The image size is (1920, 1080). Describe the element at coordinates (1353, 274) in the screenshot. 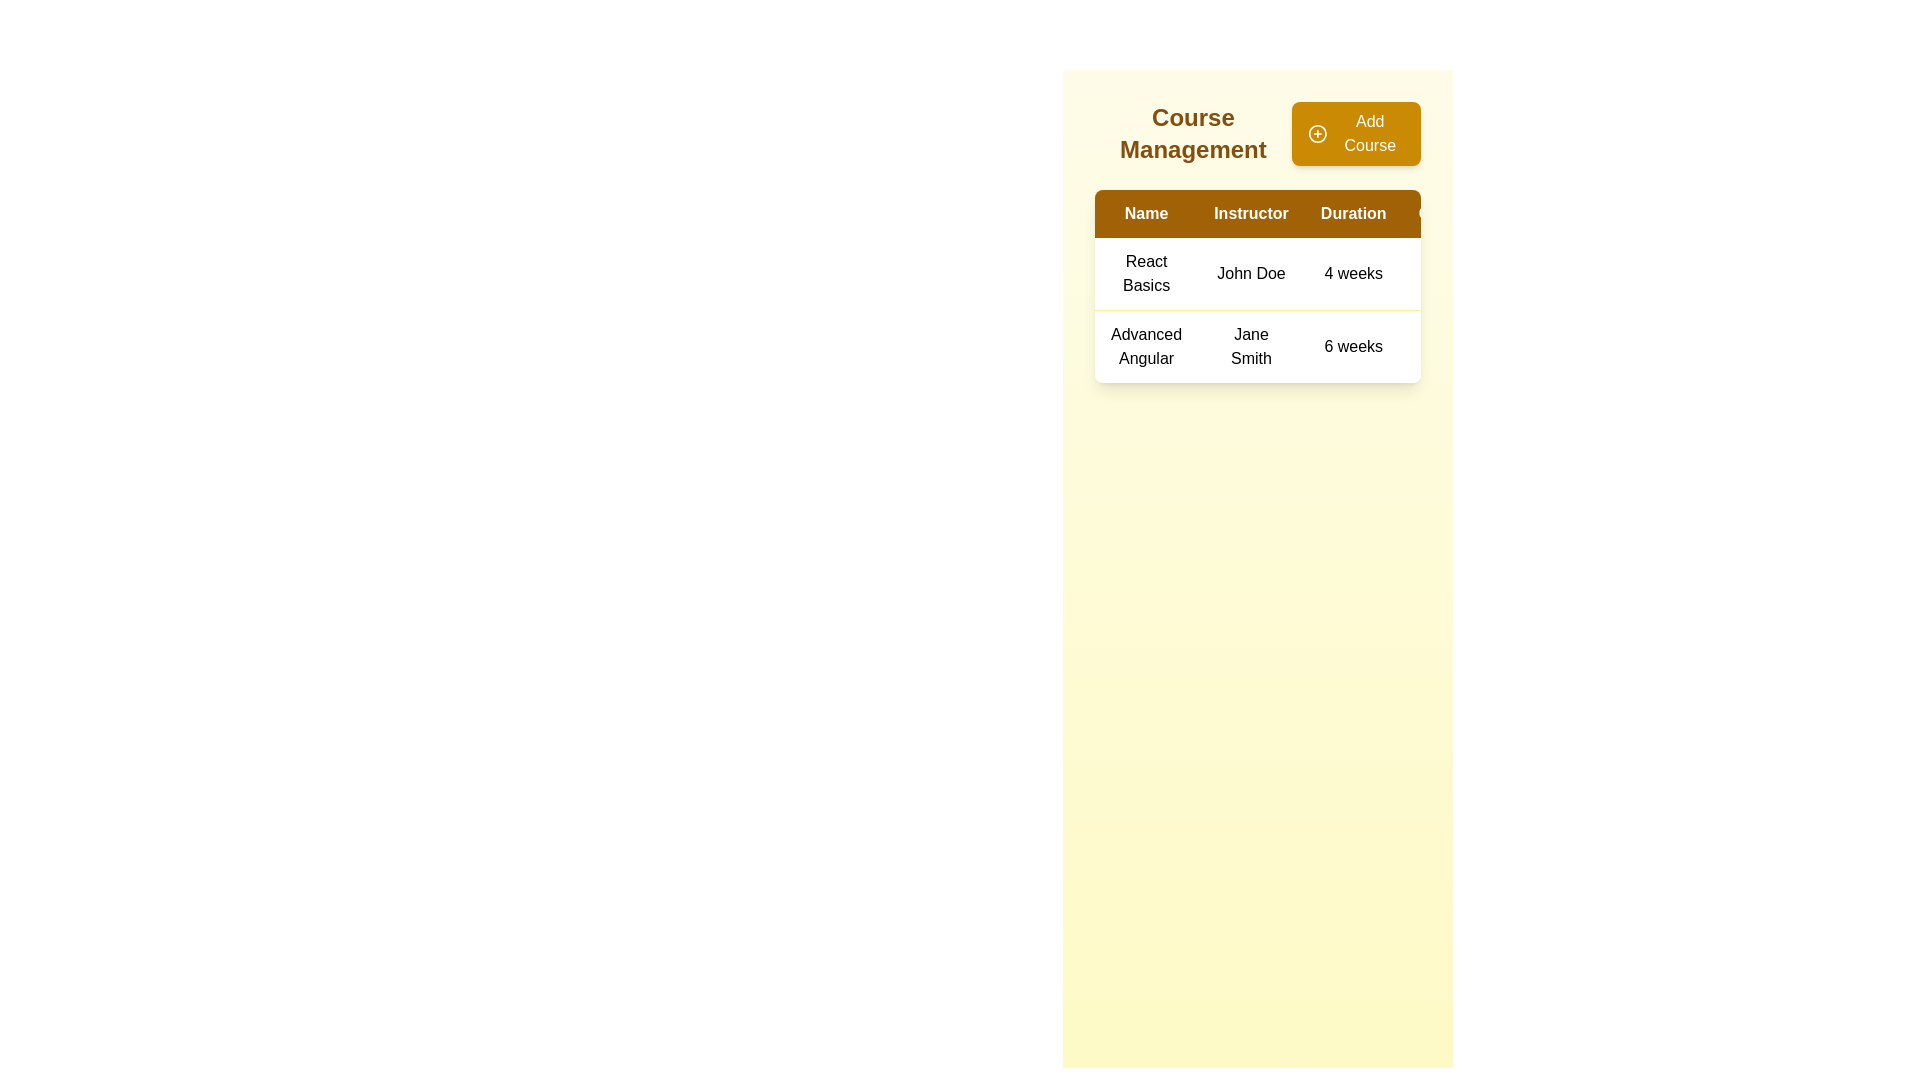

I see `text displaying the duration of the course, which shows '4 weeks' in the third column of the first row of the Course Management table` at that location.